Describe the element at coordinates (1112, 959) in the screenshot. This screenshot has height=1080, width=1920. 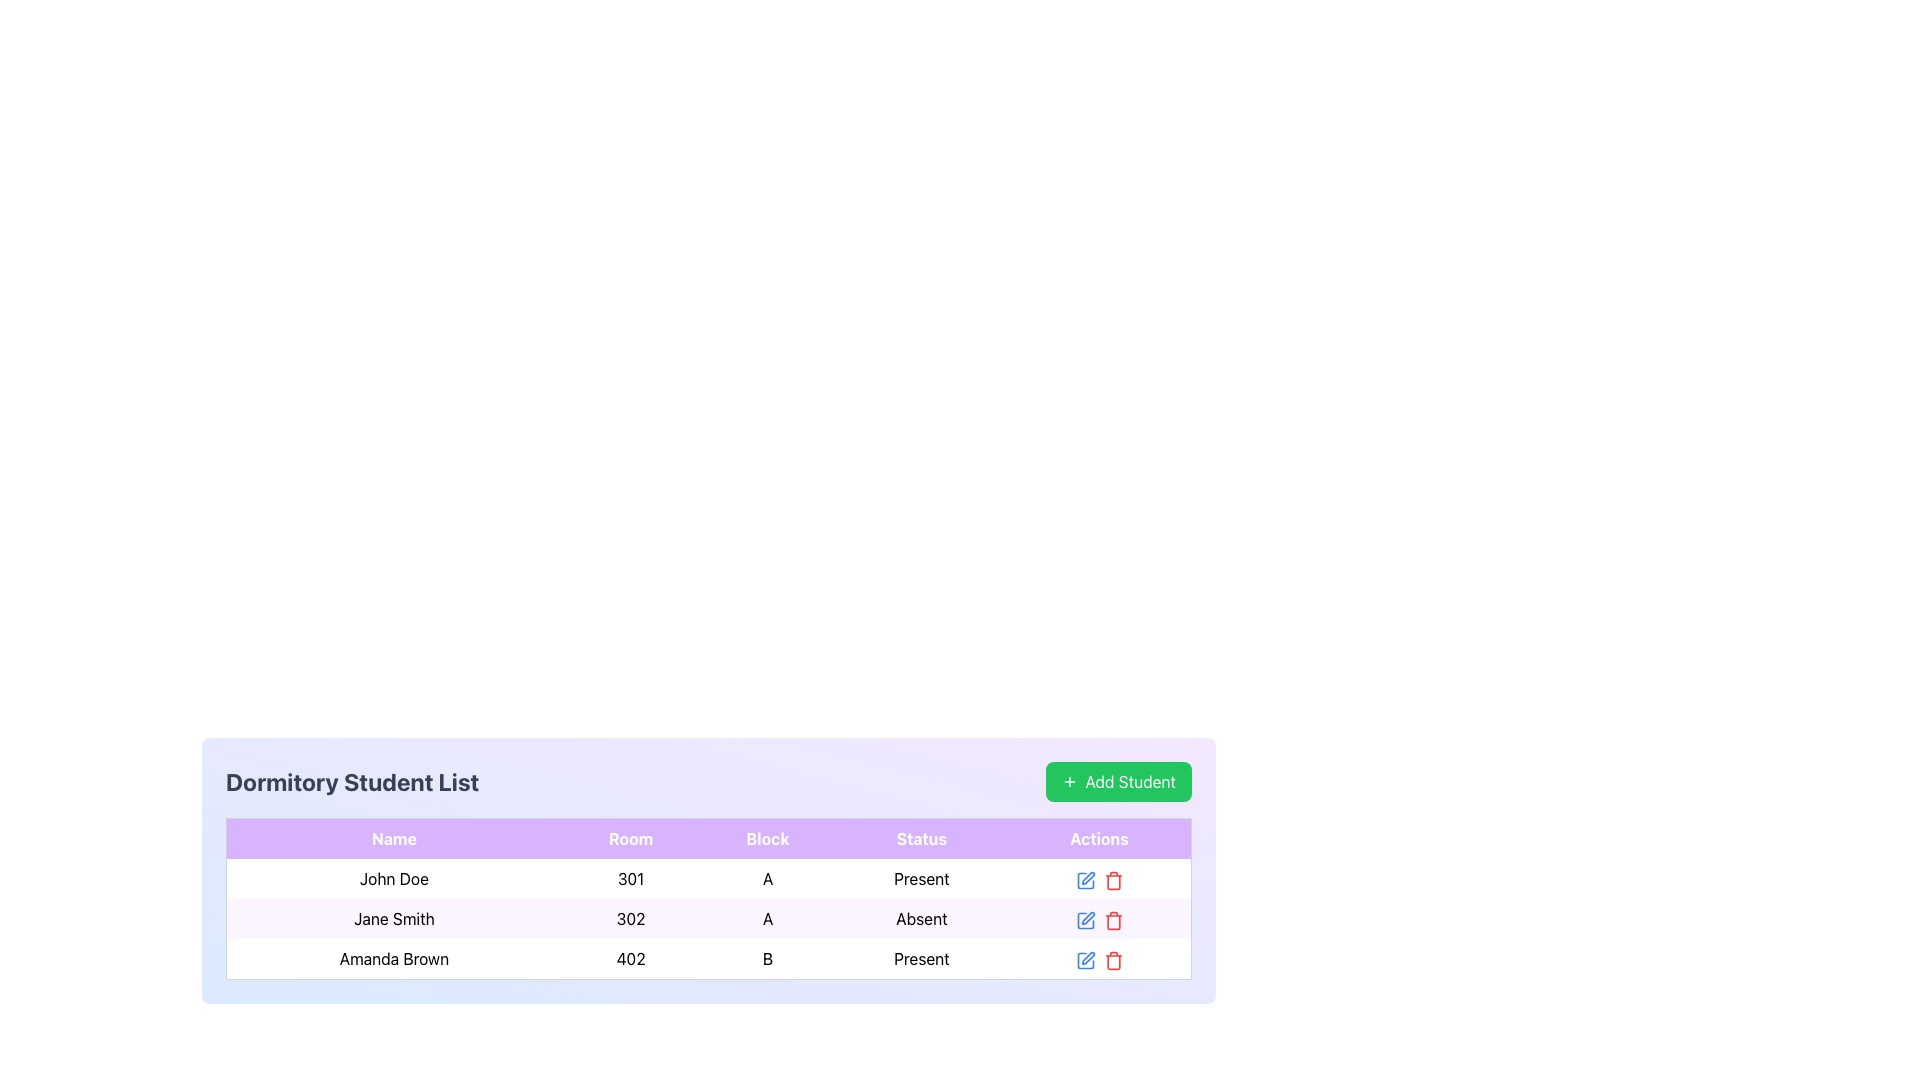
I see `the Trash icon button located in the bottom row of the table under the 'Actions' column` at that location.